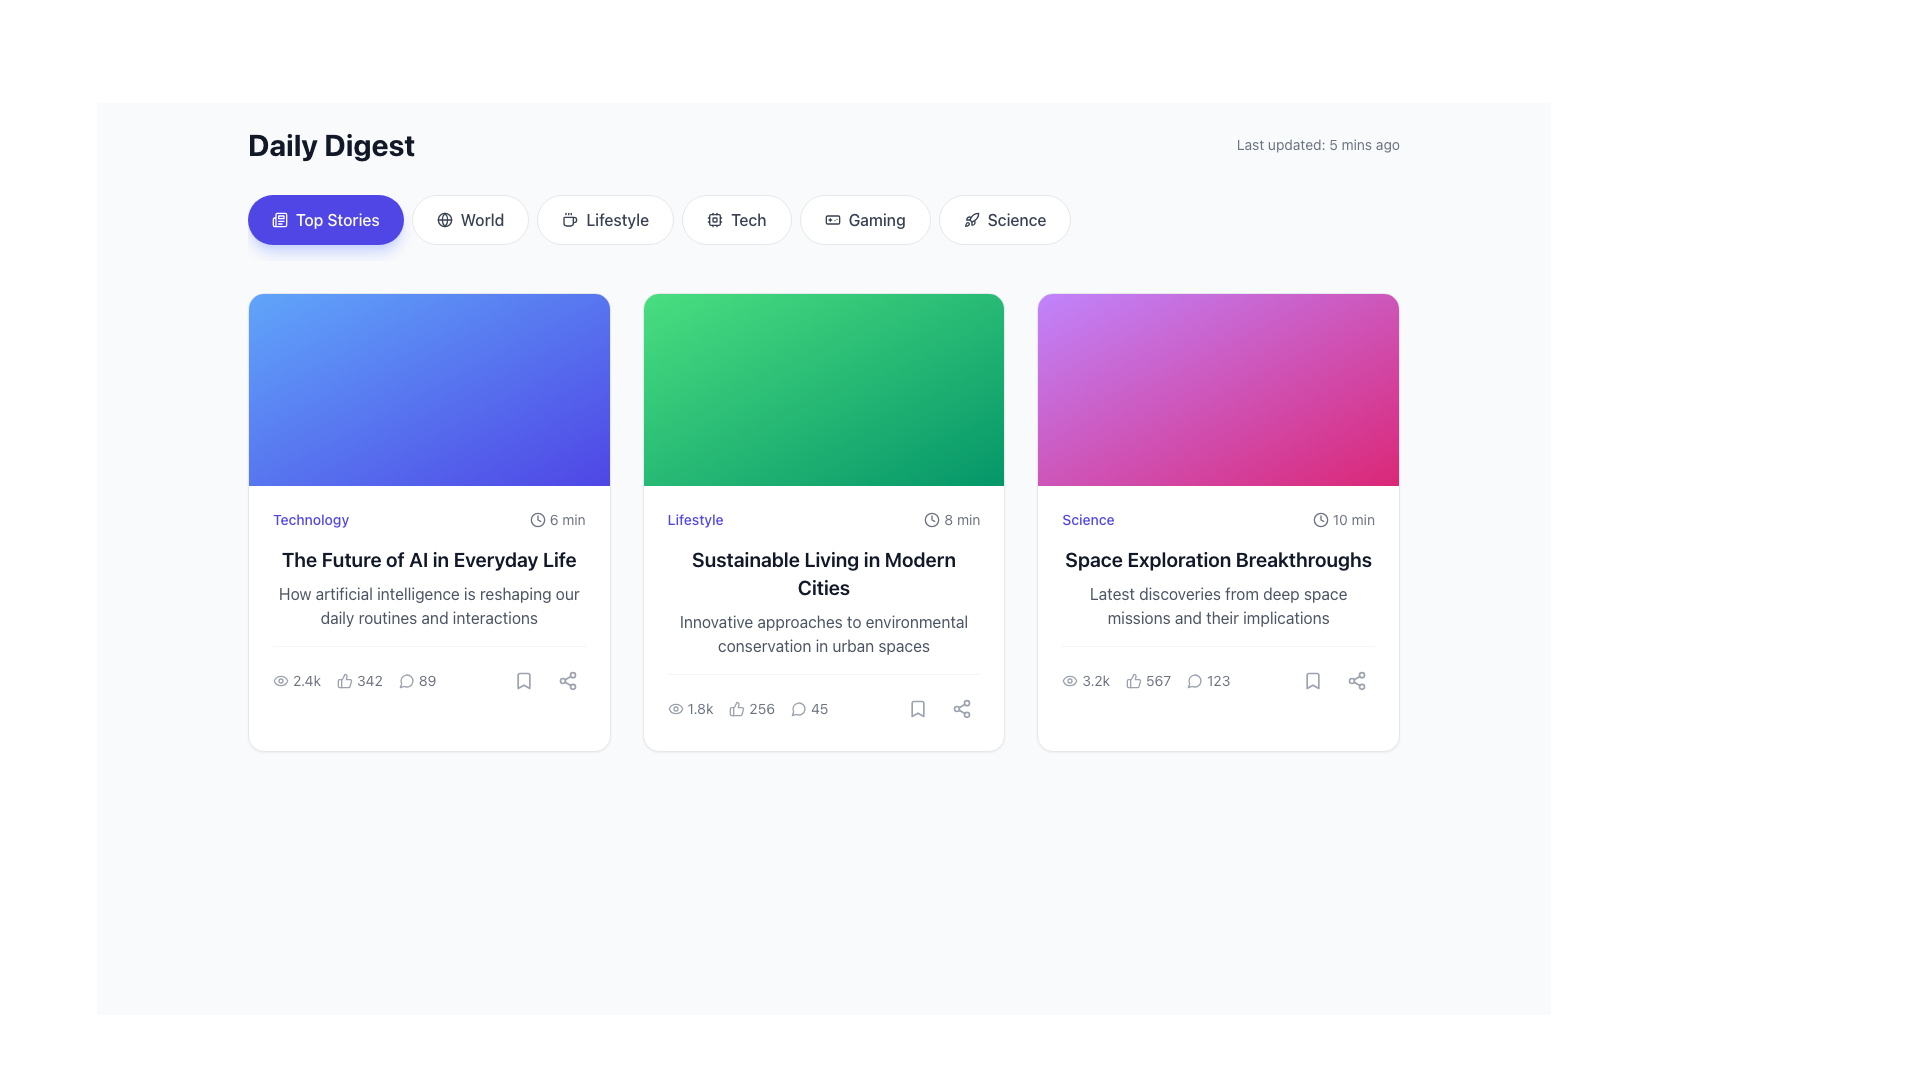 The image size is (1920, 1080). Describe the element at coordinates (1357, 680) in the screenshot. I see `the share button located at the bottom-right corner of the third article card` at that location.